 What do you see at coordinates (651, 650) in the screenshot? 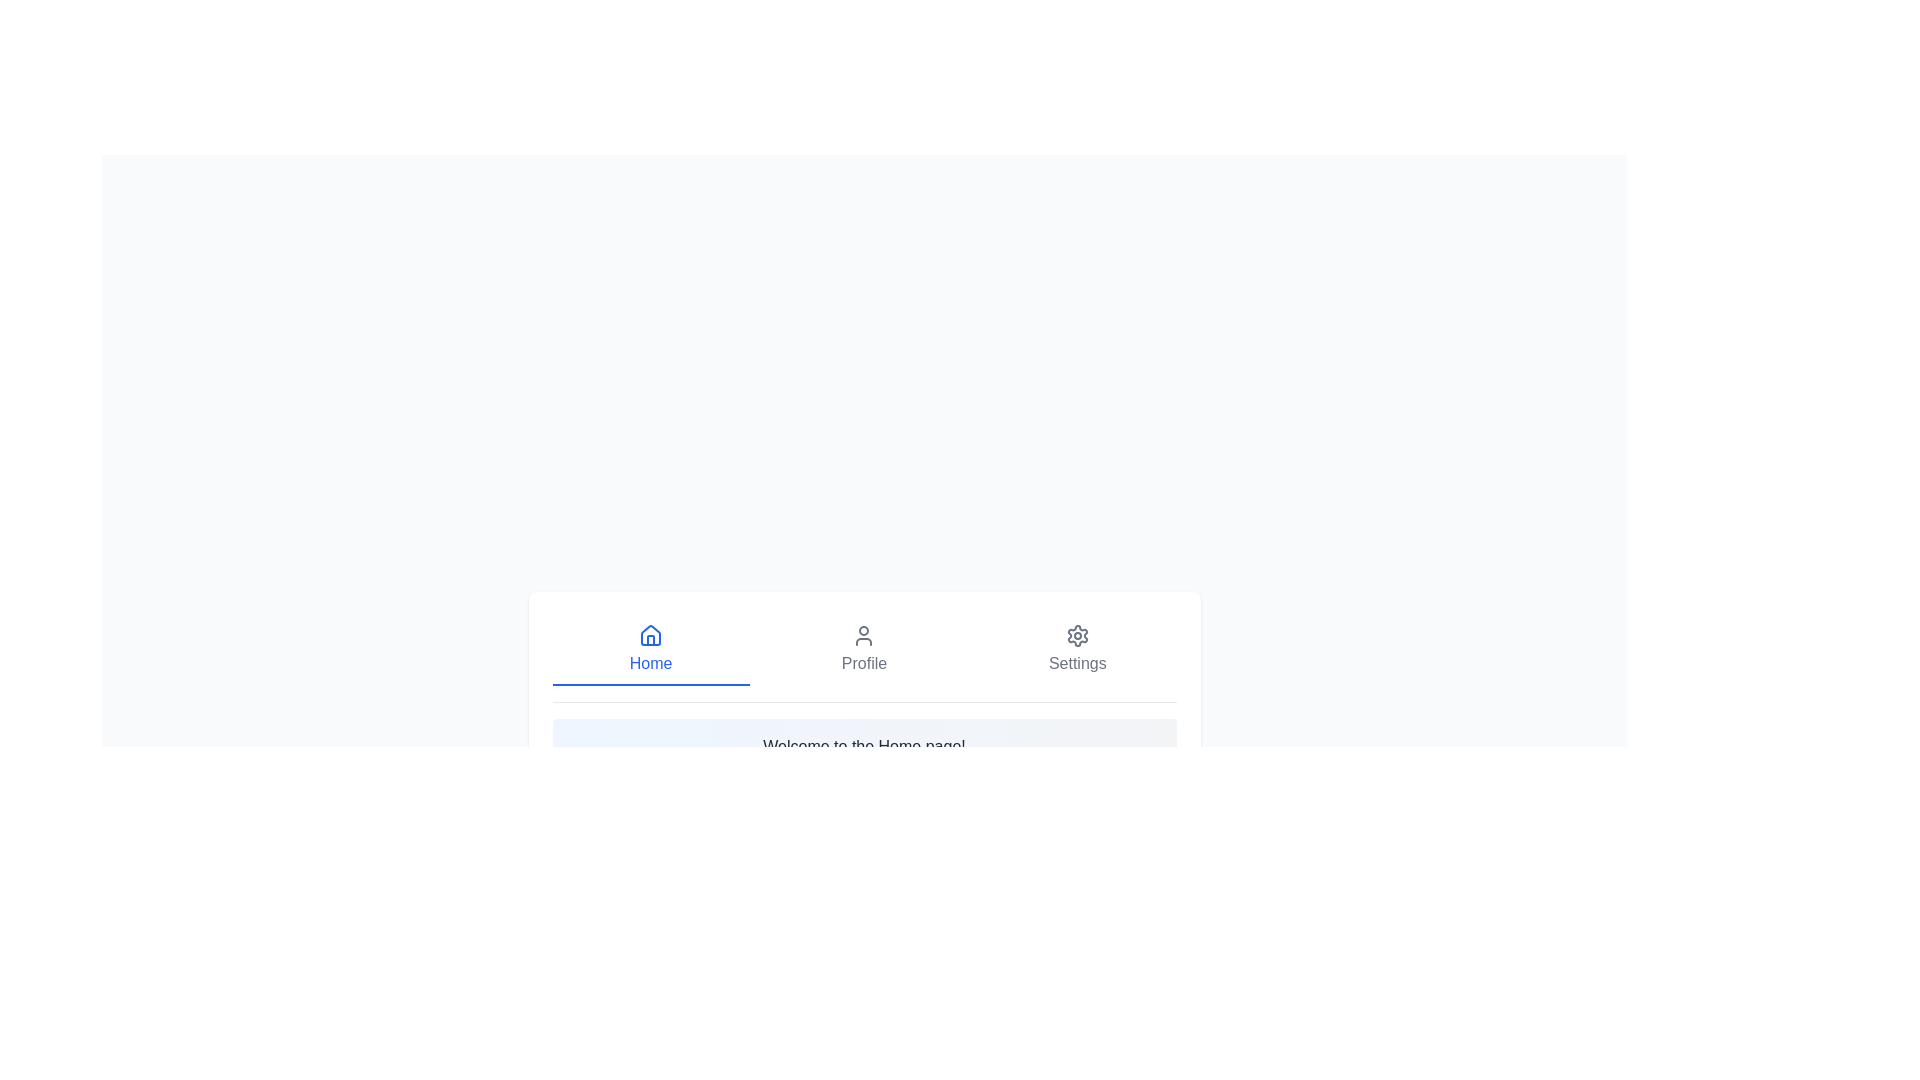
I see `the tab labeled Home and read the content displayed below` at bounding box center [651, 650].